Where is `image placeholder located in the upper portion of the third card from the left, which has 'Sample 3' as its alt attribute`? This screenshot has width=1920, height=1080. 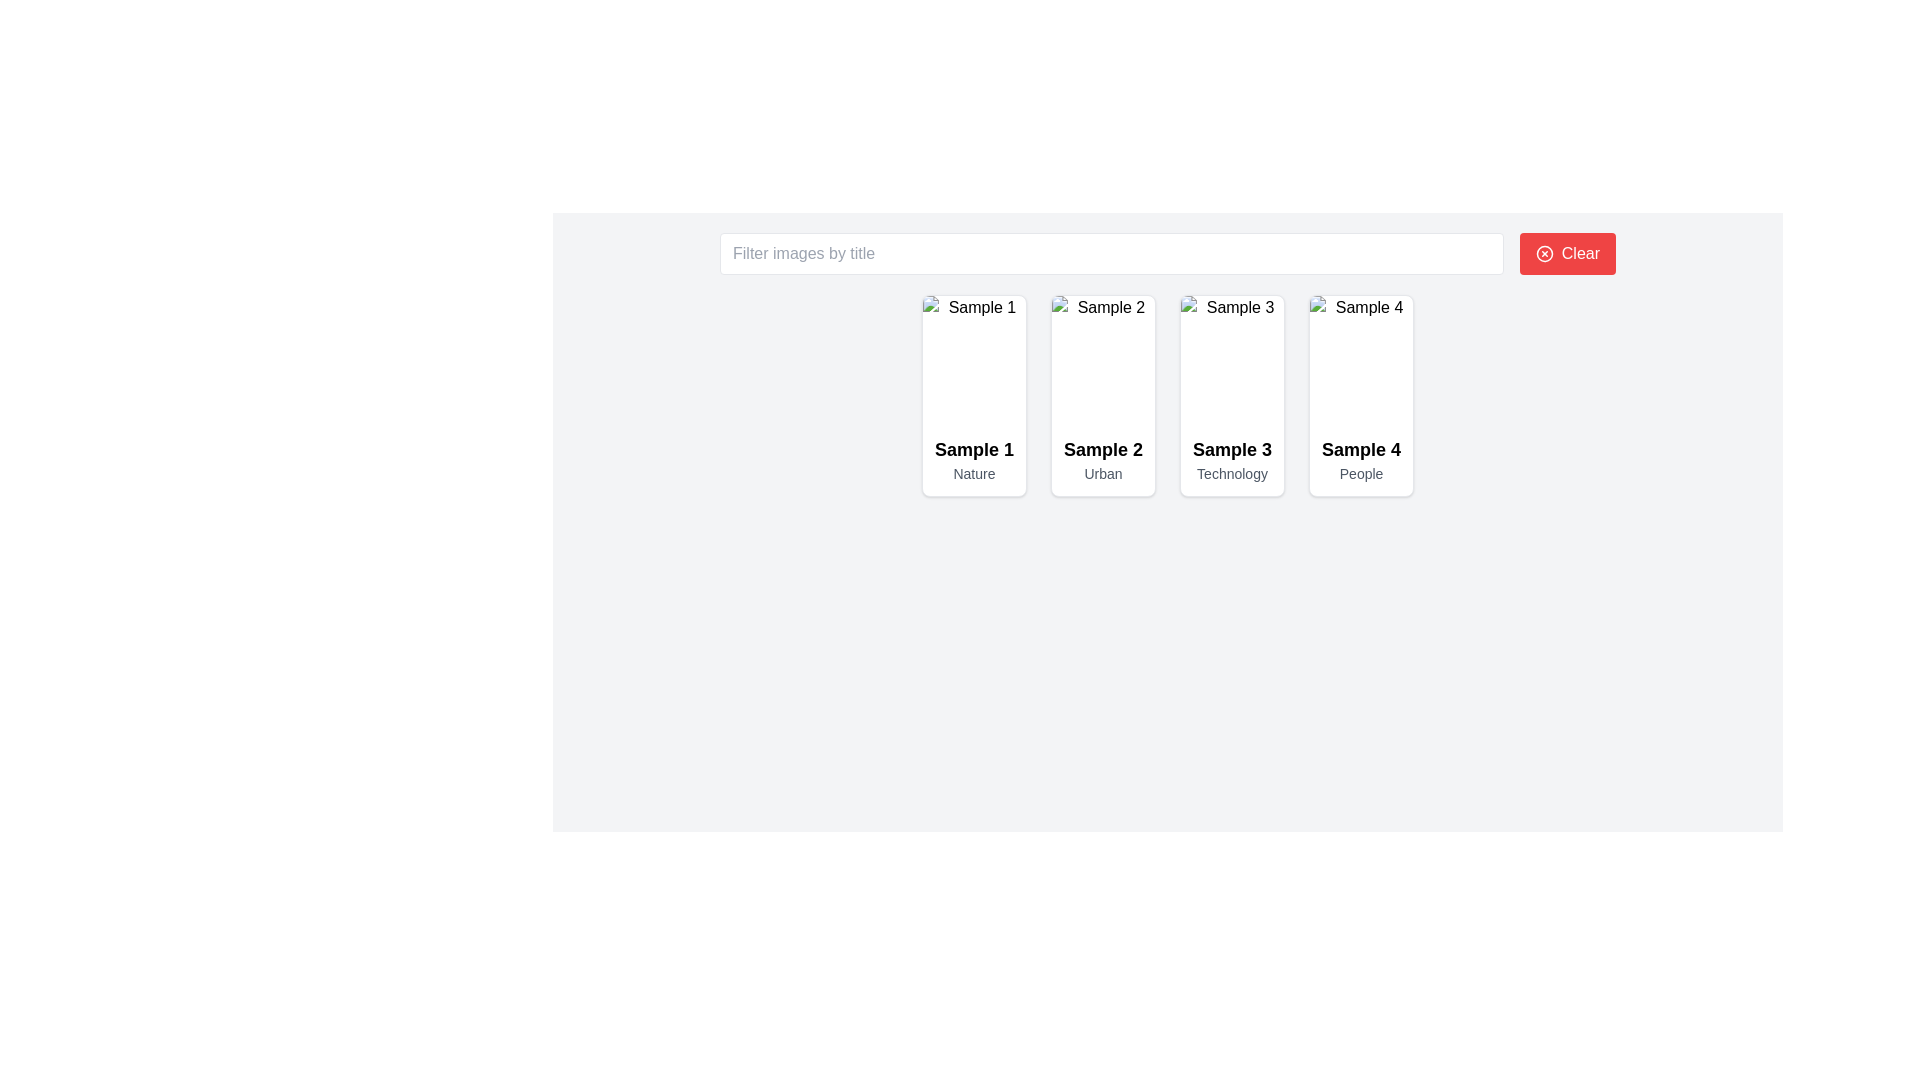
image placeholder located in the upper portion of the third card from the left, which has 'Sample 3' as its alt attribute is located at coordinates (1231, 358).